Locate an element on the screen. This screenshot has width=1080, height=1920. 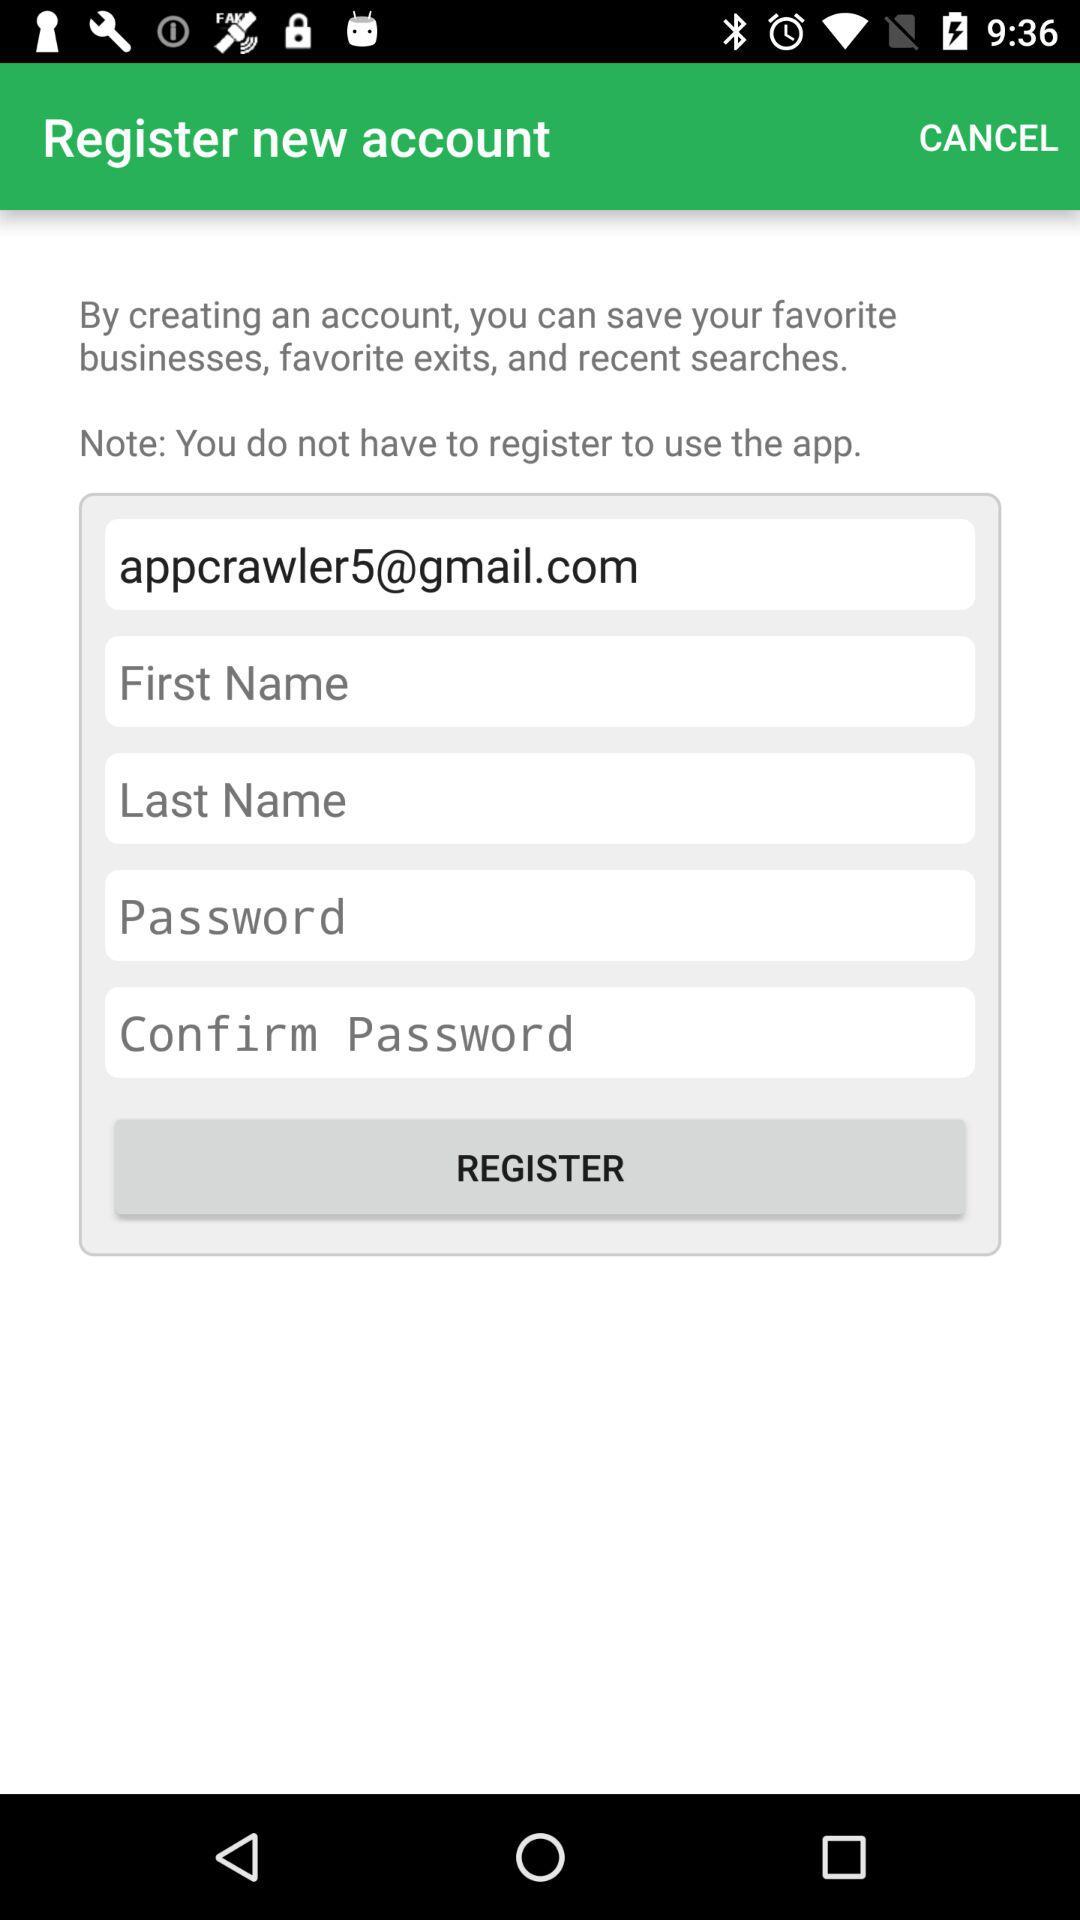
appcrawler5@gmail.com item is located at coordinates (540, 563).